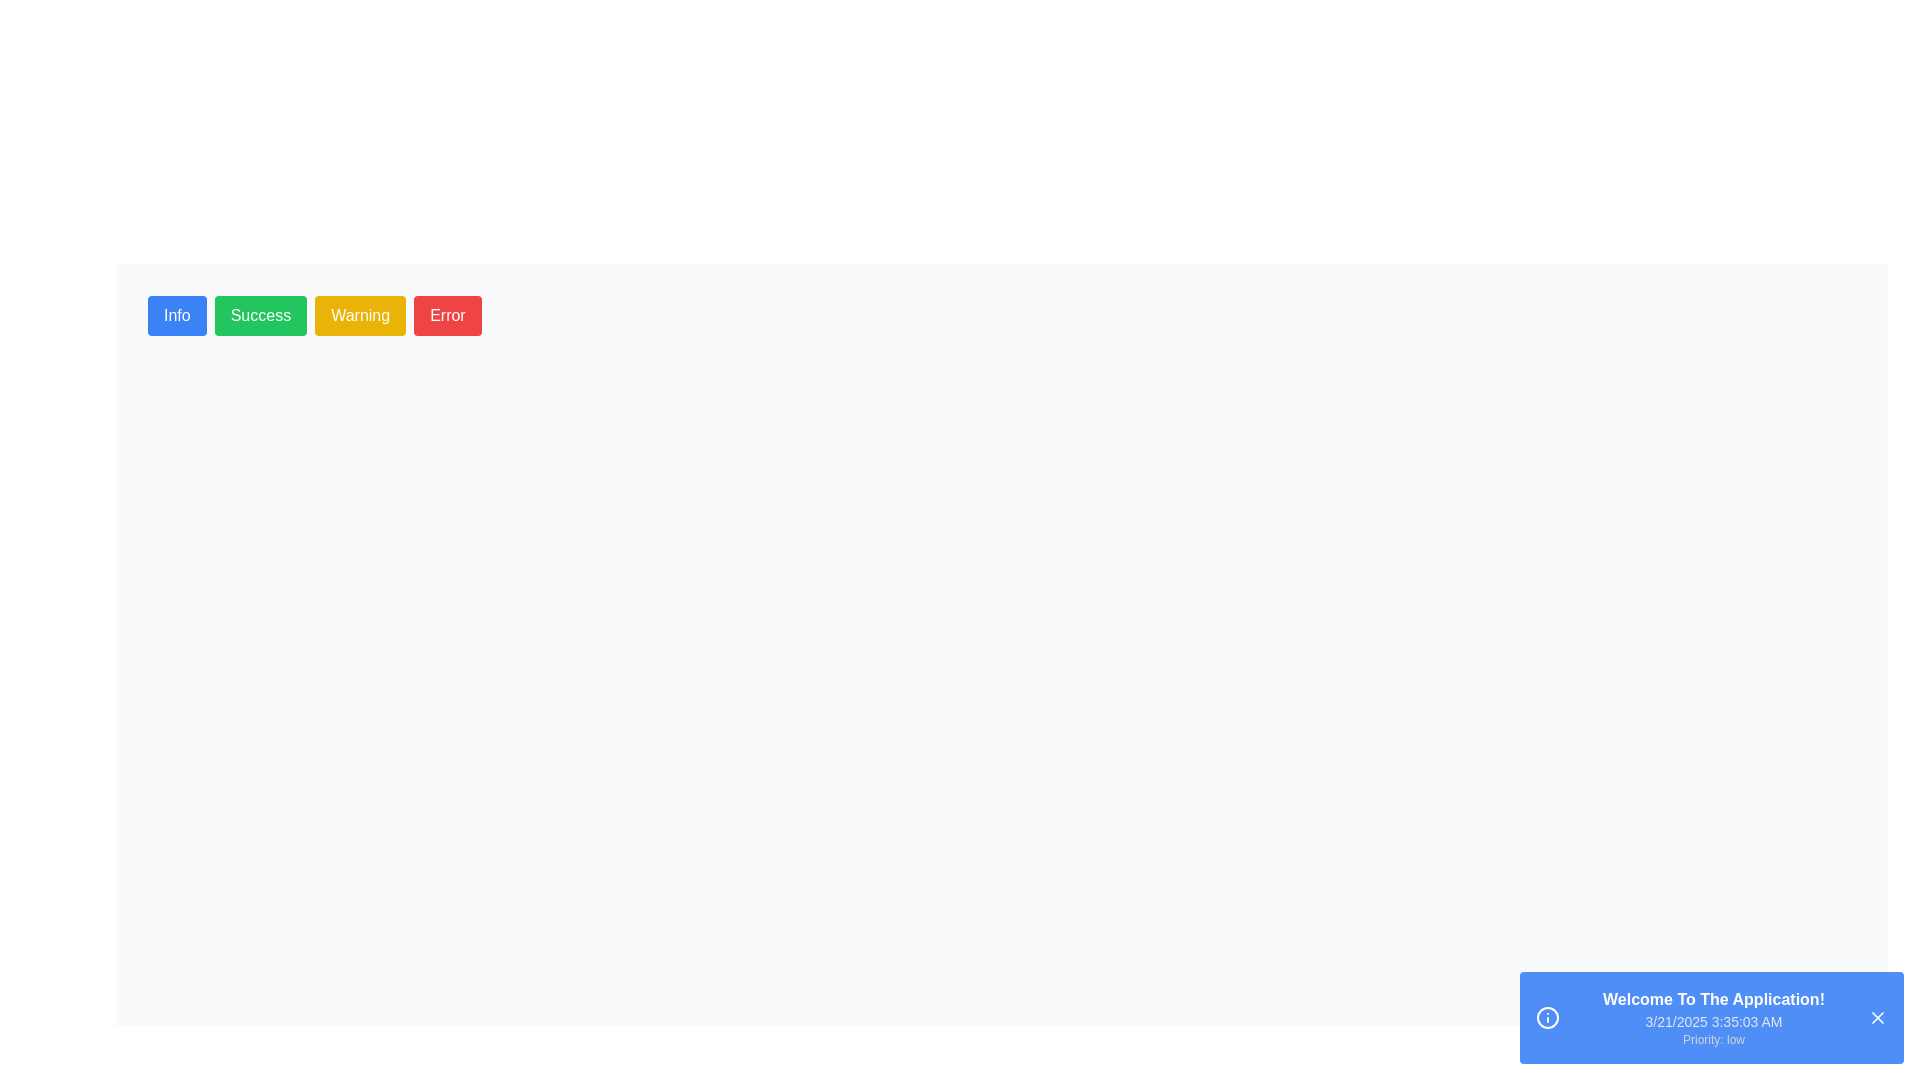 The height and width of the screenshot is (1080, 1920). Describe the element at coordinates (259, 315) in the screenshot. I see `the 'Success' button, which is the second button from the left in a row of four buttons, to observe the hover effect` at that location.